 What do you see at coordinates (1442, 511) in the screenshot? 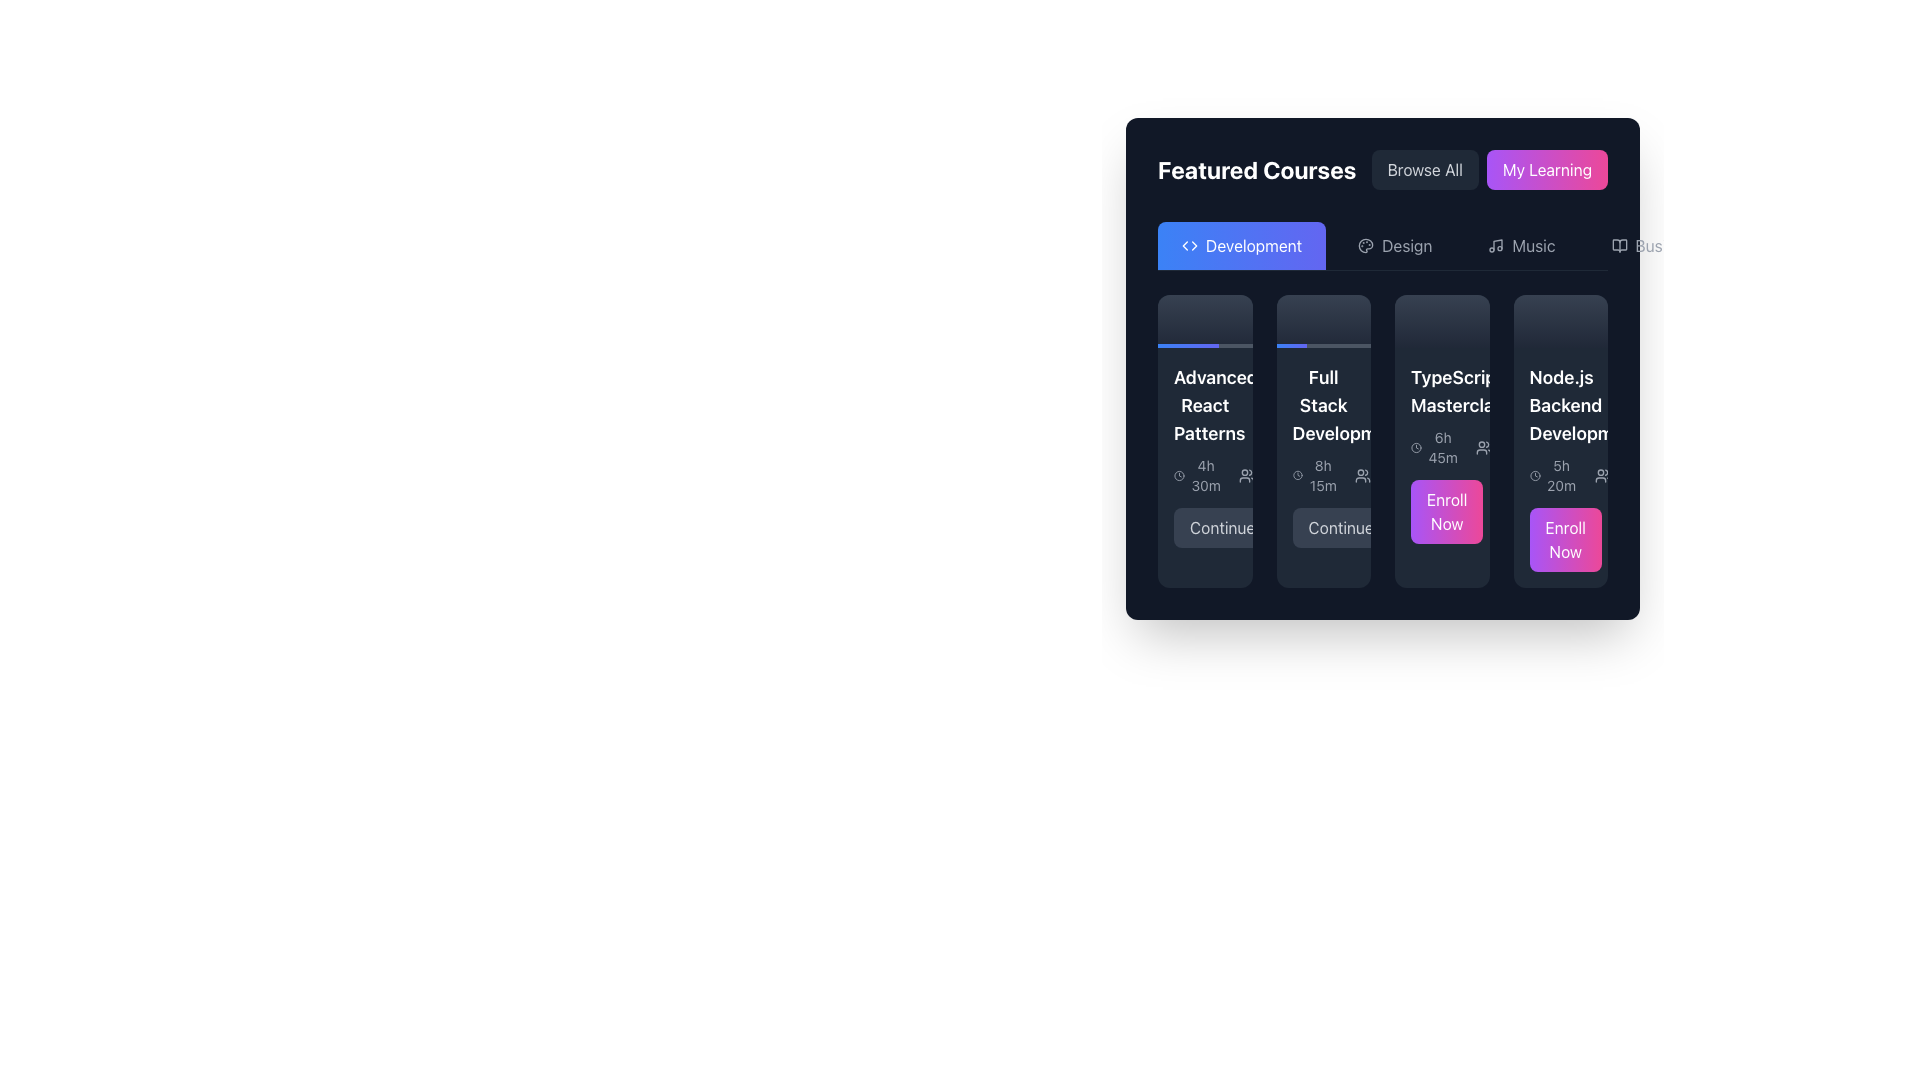
I see `the 'Enroll Now' button with a gradient background transitioning from purple to pink located at the bottom of the 'TypeScript Masterclass' card to enroll in the course` at bounding box center [1442, 511].